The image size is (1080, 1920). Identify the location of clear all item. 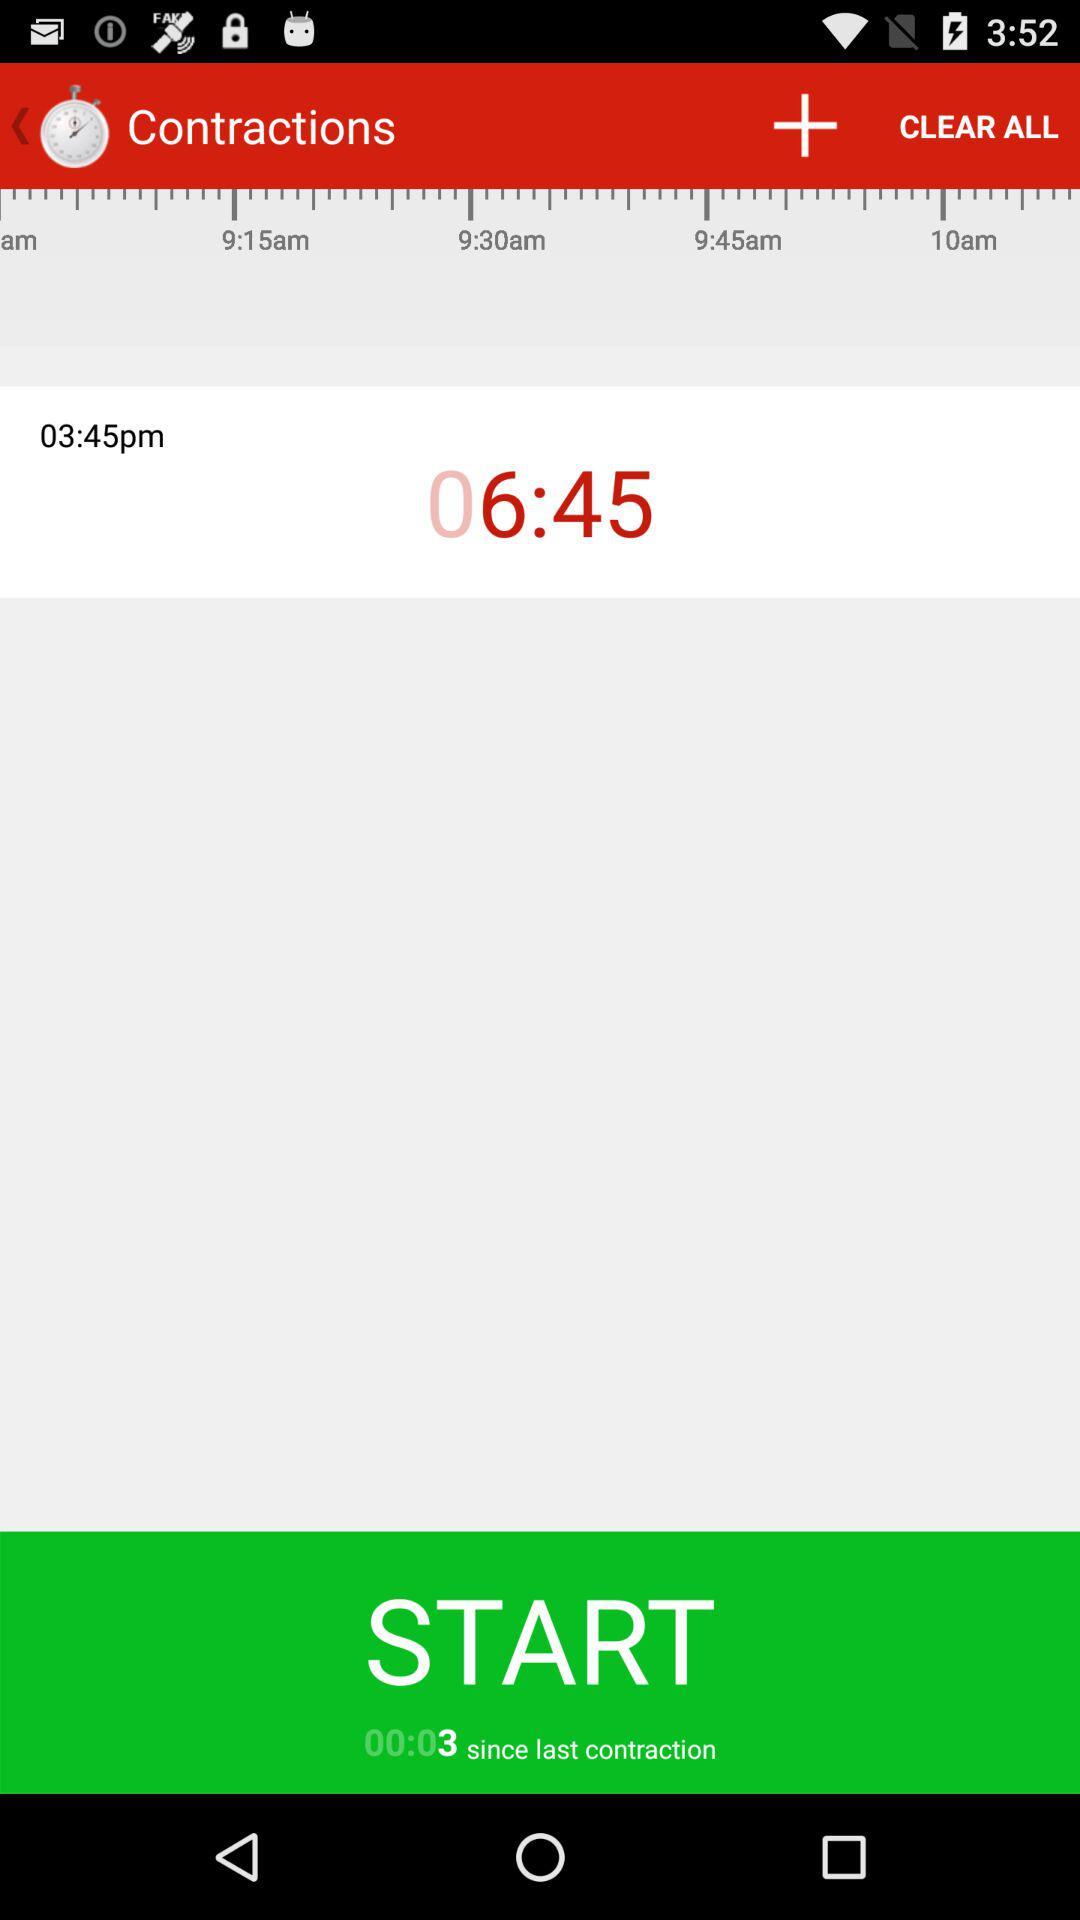
(978, 124).